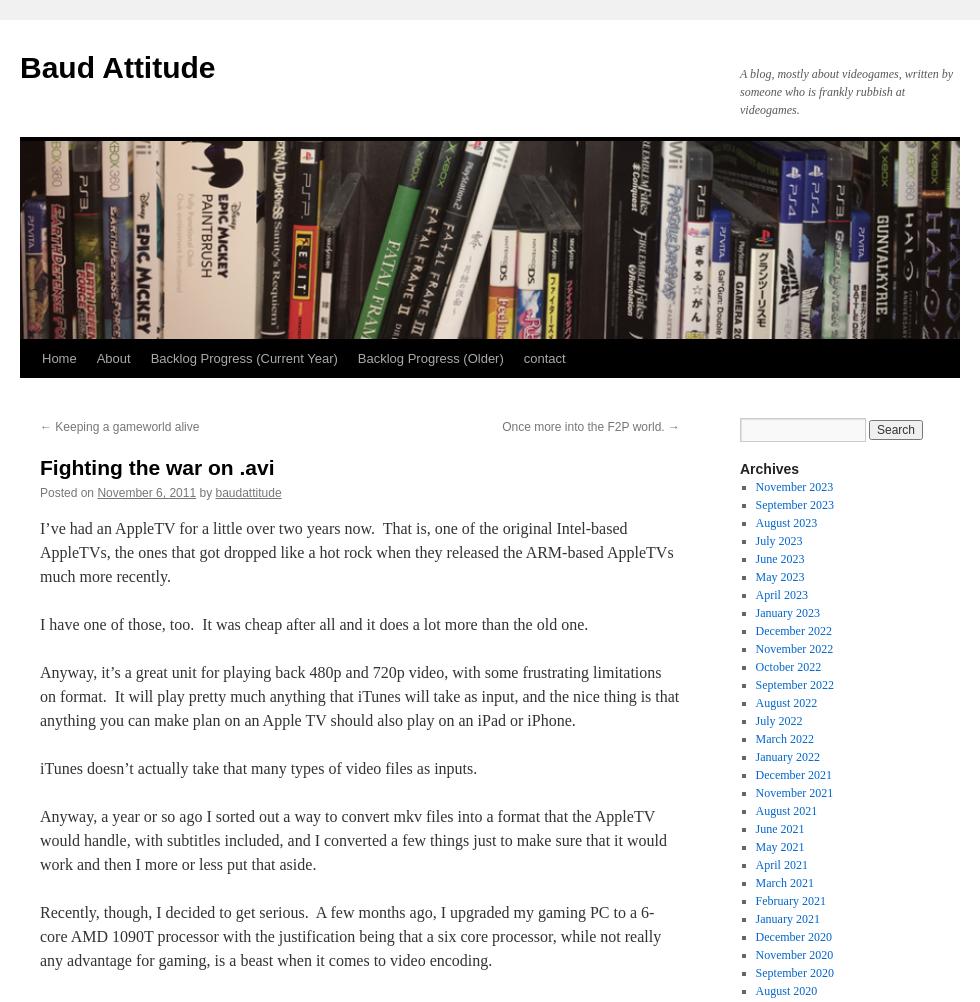  What do you see at coordinates (787, 756) in the screenshot?
I see `'January 2022'` at bounding box center [787, 756].